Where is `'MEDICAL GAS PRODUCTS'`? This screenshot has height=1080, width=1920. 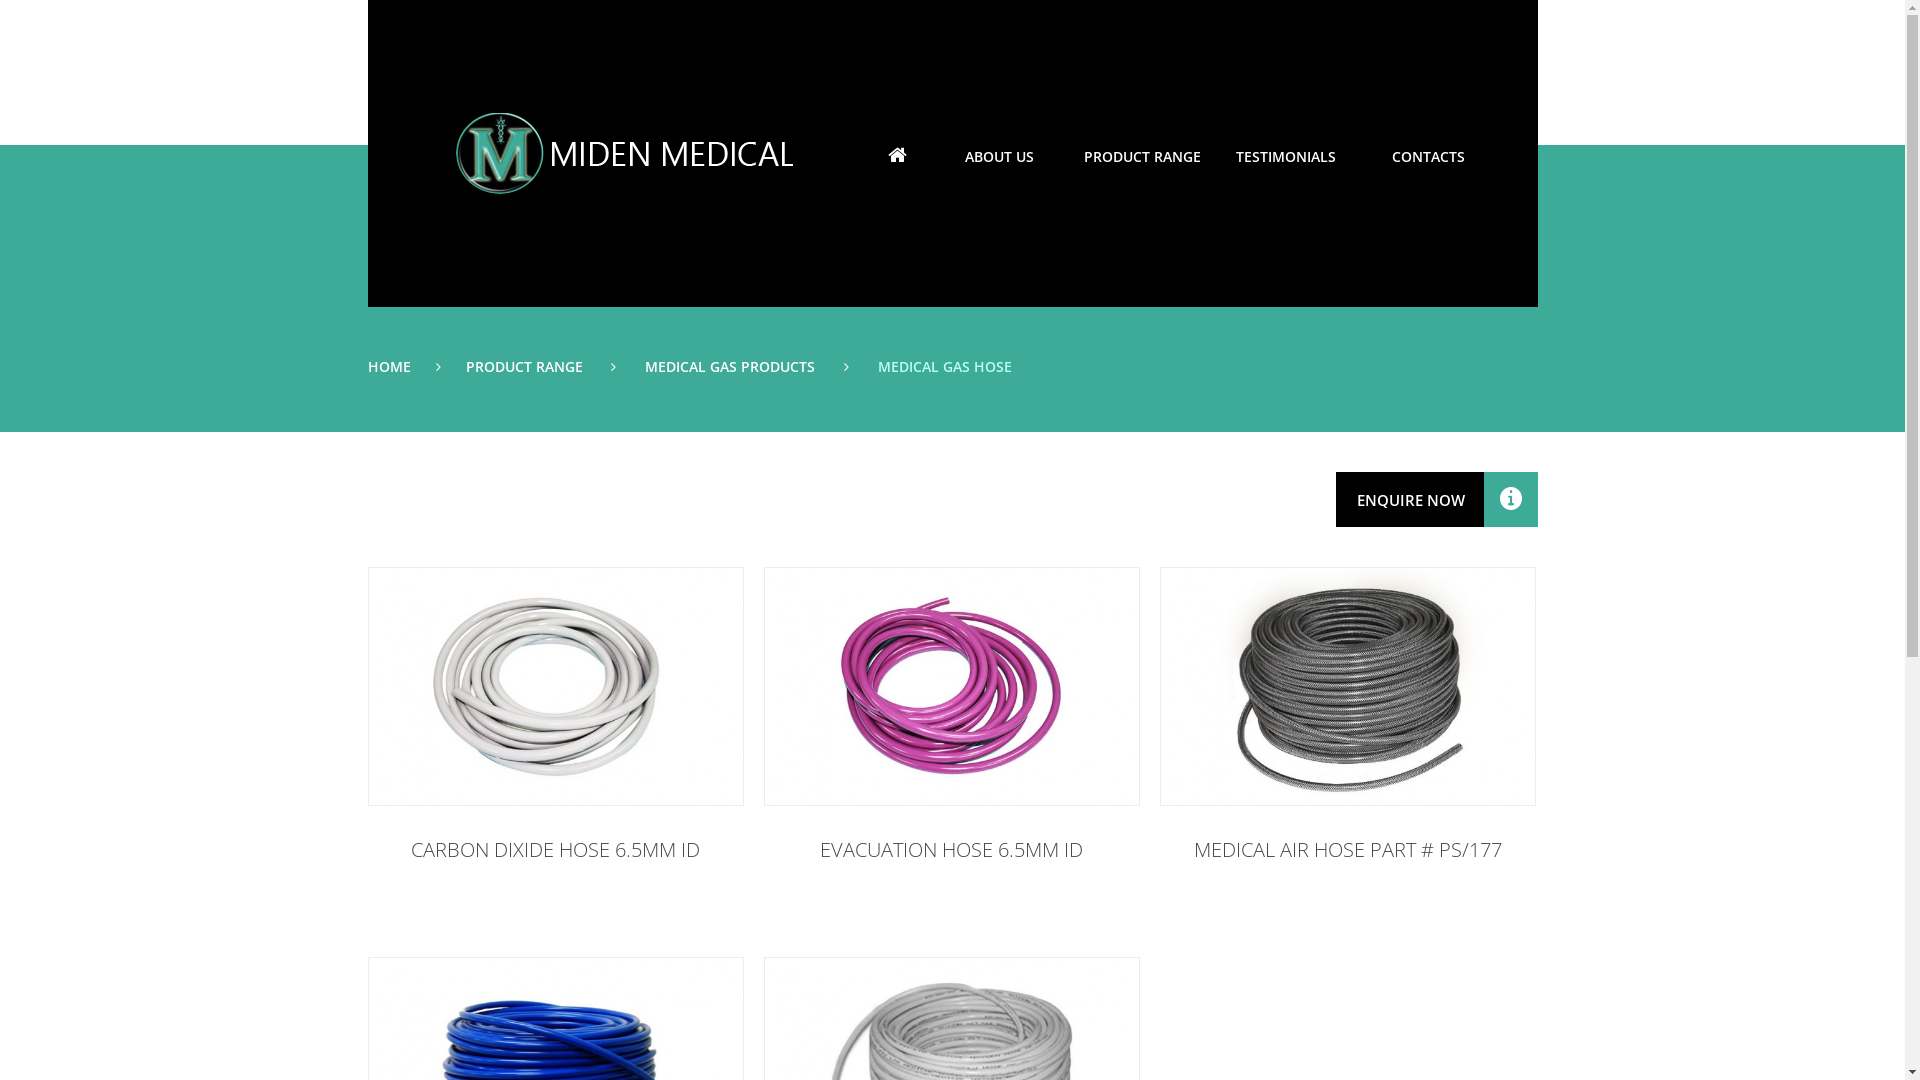
'MEDICAL GAS PRODUCTS' is located at coordinates (728, 366).